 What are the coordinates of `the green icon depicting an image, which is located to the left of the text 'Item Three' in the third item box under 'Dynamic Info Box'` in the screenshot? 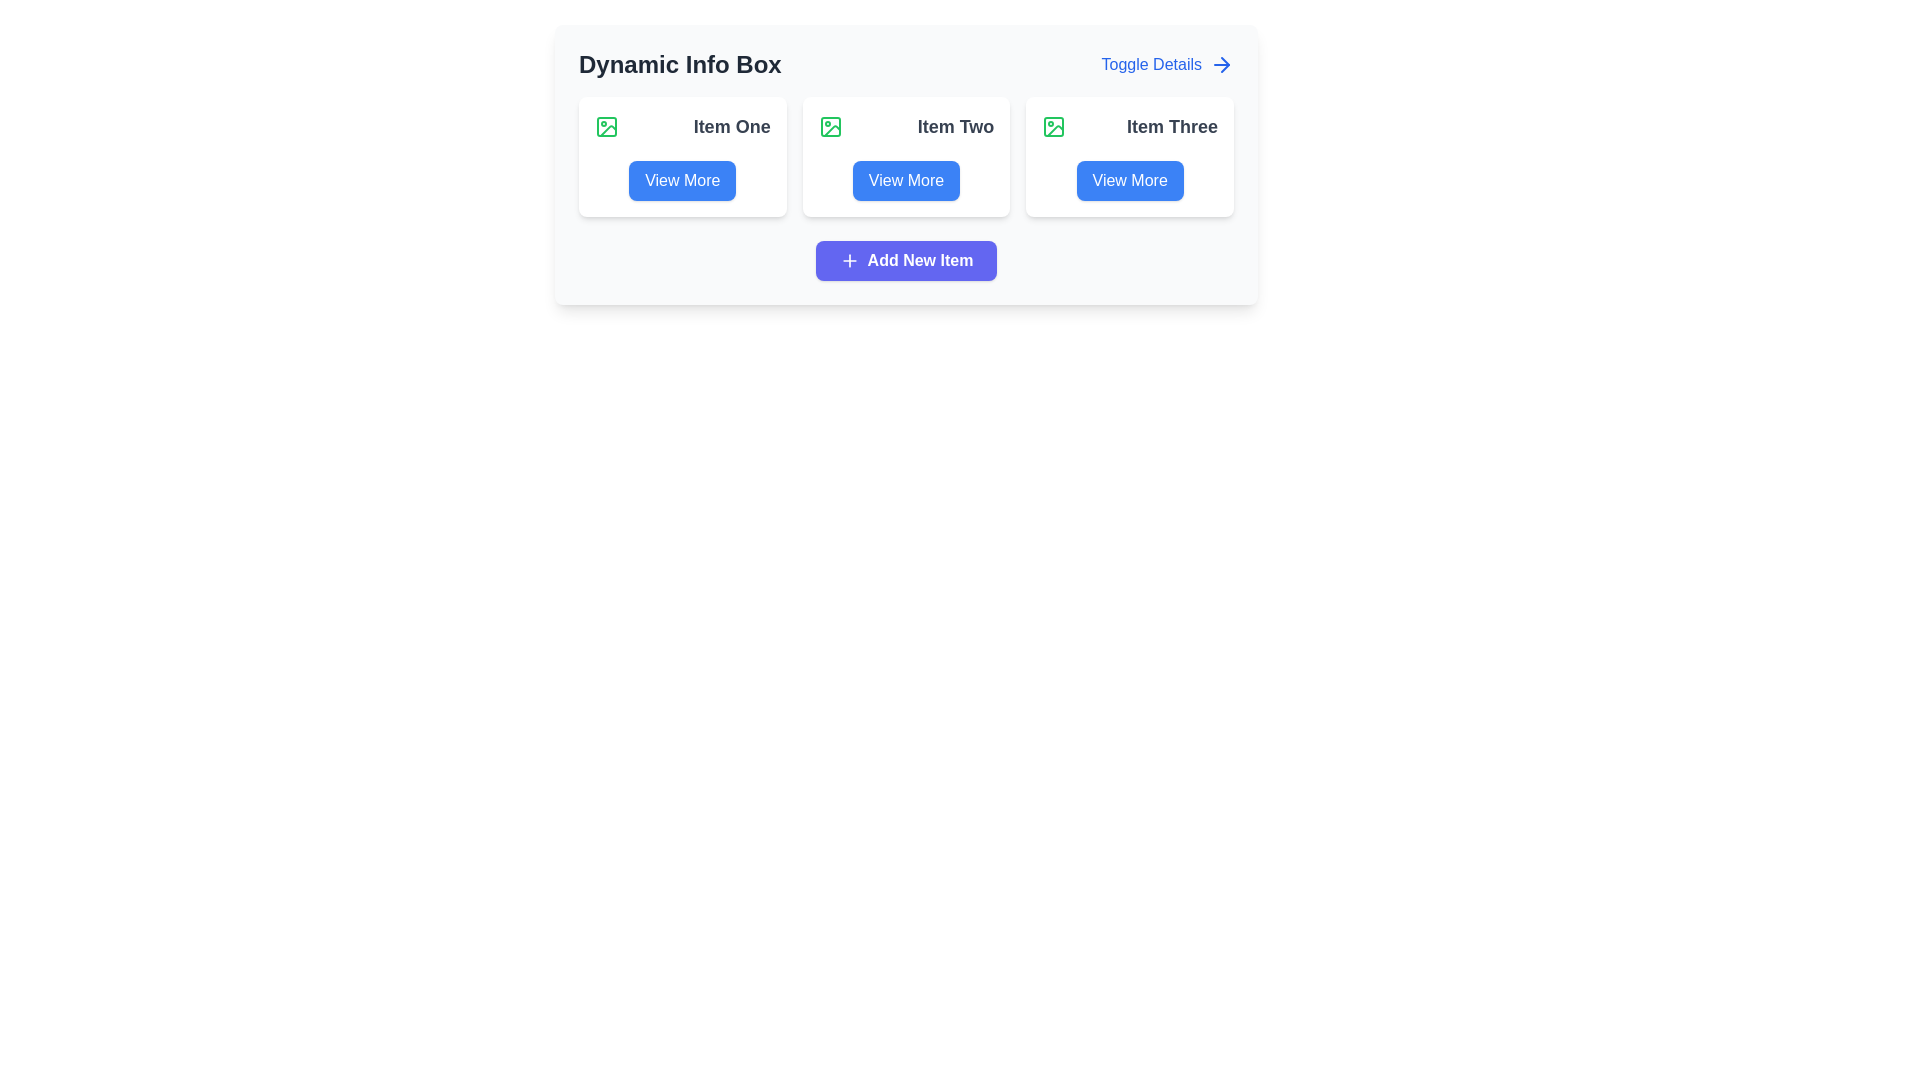 It's located at (1053, 127).